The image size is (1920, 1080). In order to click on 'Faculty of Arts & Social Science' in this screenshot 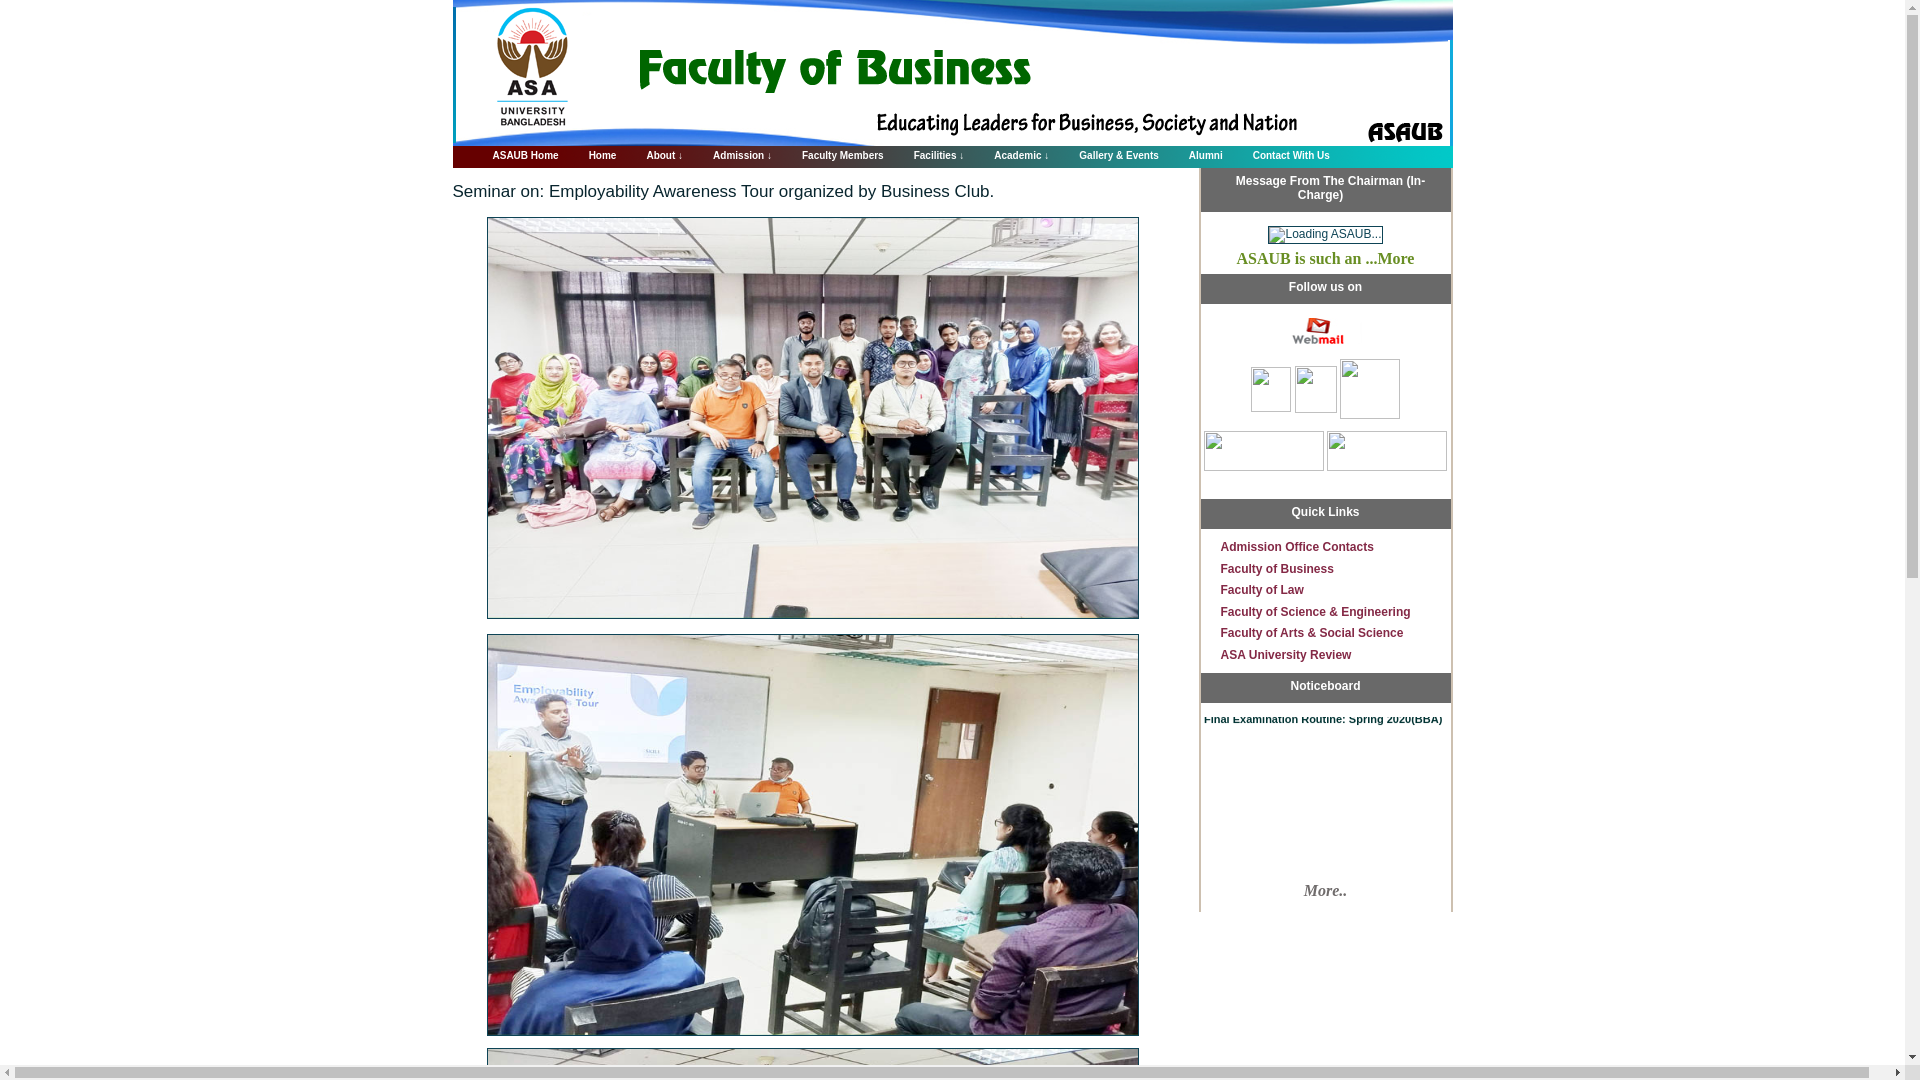, I will do `click(1311, 632)`.